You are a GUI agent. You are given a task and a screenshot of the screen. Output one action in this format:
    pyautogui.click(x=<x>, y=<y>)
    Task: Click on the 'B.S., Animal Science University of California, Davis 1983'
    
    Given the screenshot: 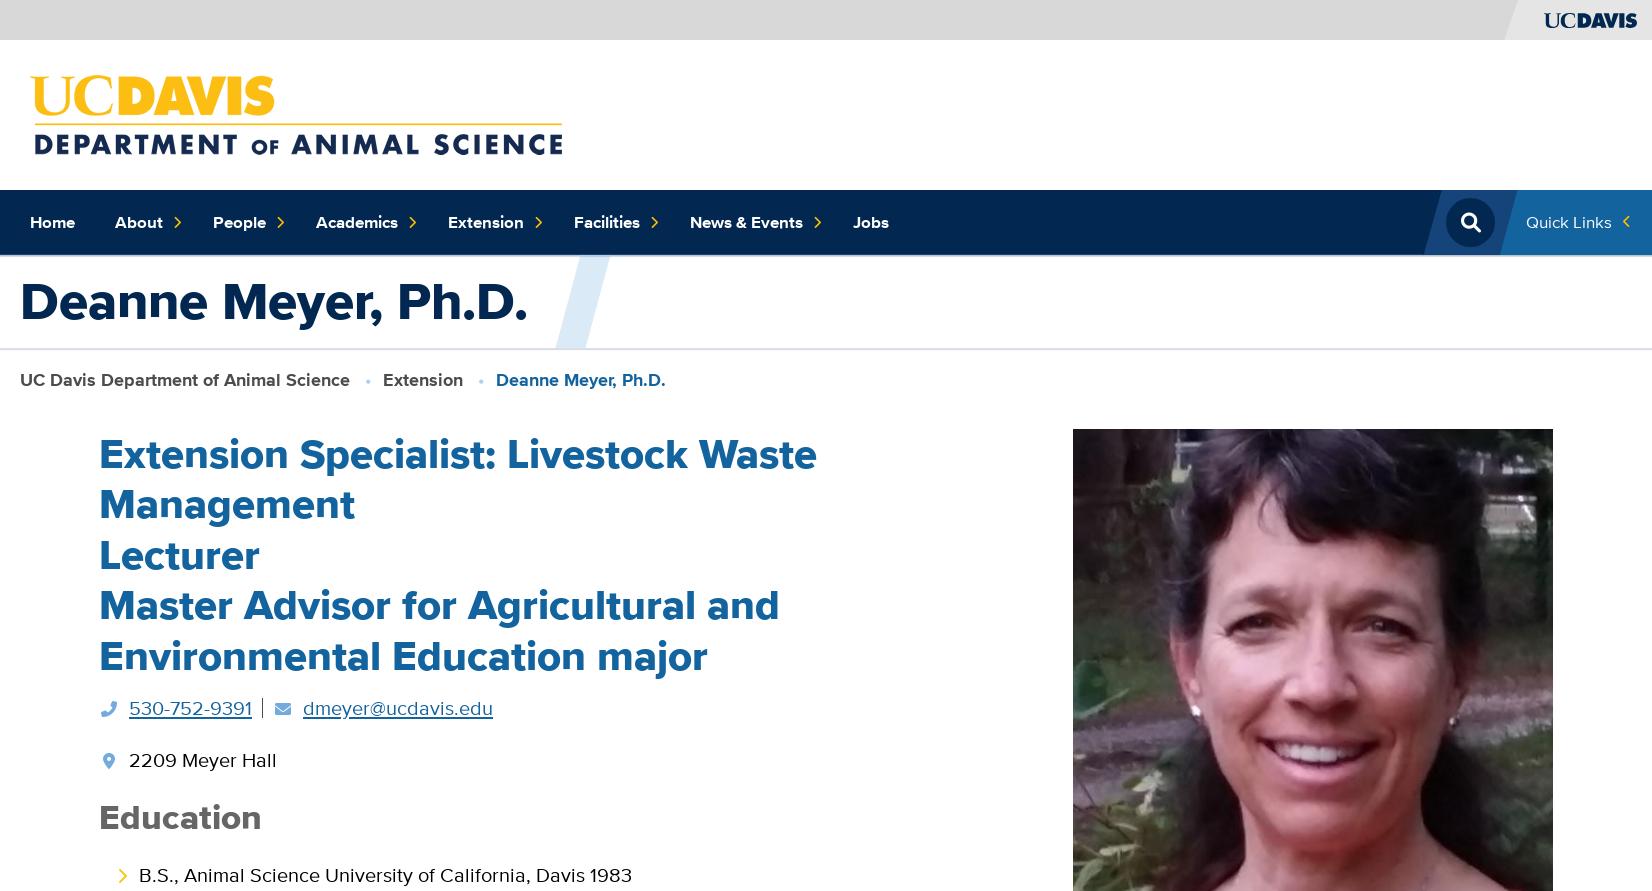 What is the action you would take?
    pyautogui.click(x=138, y=872)
    